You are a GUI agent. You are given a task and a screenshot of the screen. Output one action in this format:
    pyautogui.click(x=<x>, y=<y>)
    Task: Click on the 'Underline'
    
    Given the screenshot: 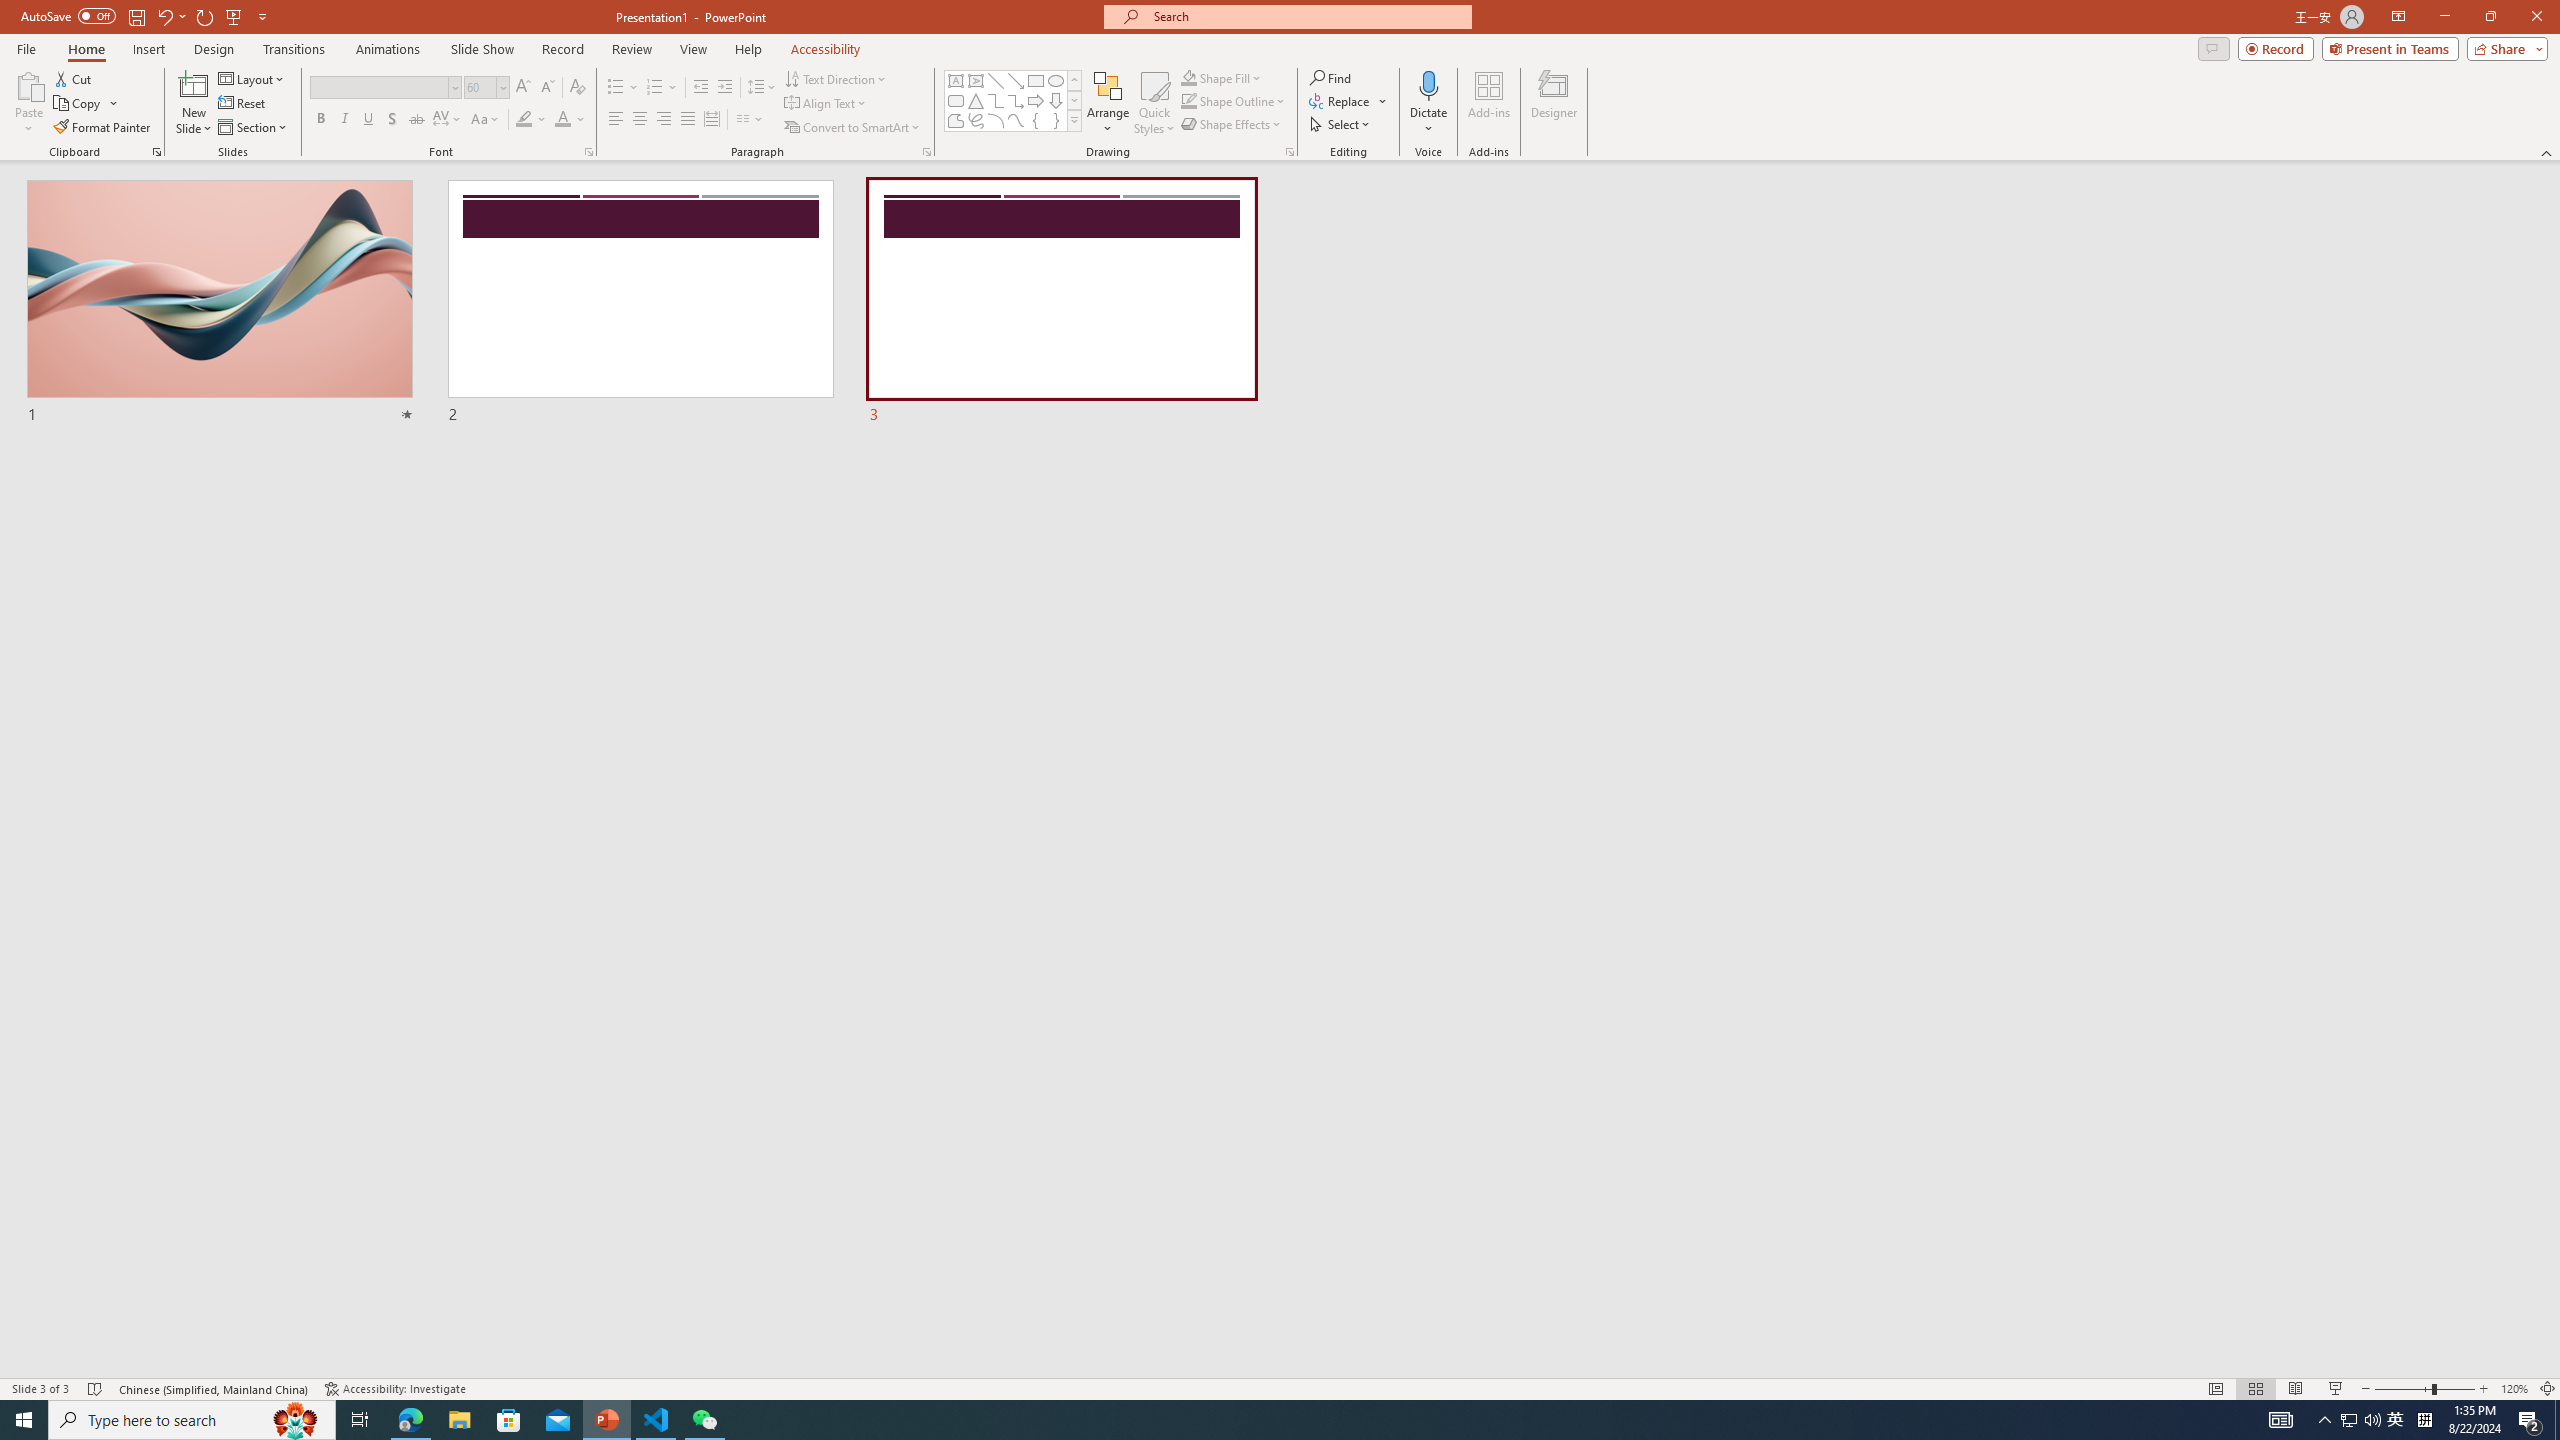 What is the action you would take?
    pyautogui.click(x=367, y=118)
    